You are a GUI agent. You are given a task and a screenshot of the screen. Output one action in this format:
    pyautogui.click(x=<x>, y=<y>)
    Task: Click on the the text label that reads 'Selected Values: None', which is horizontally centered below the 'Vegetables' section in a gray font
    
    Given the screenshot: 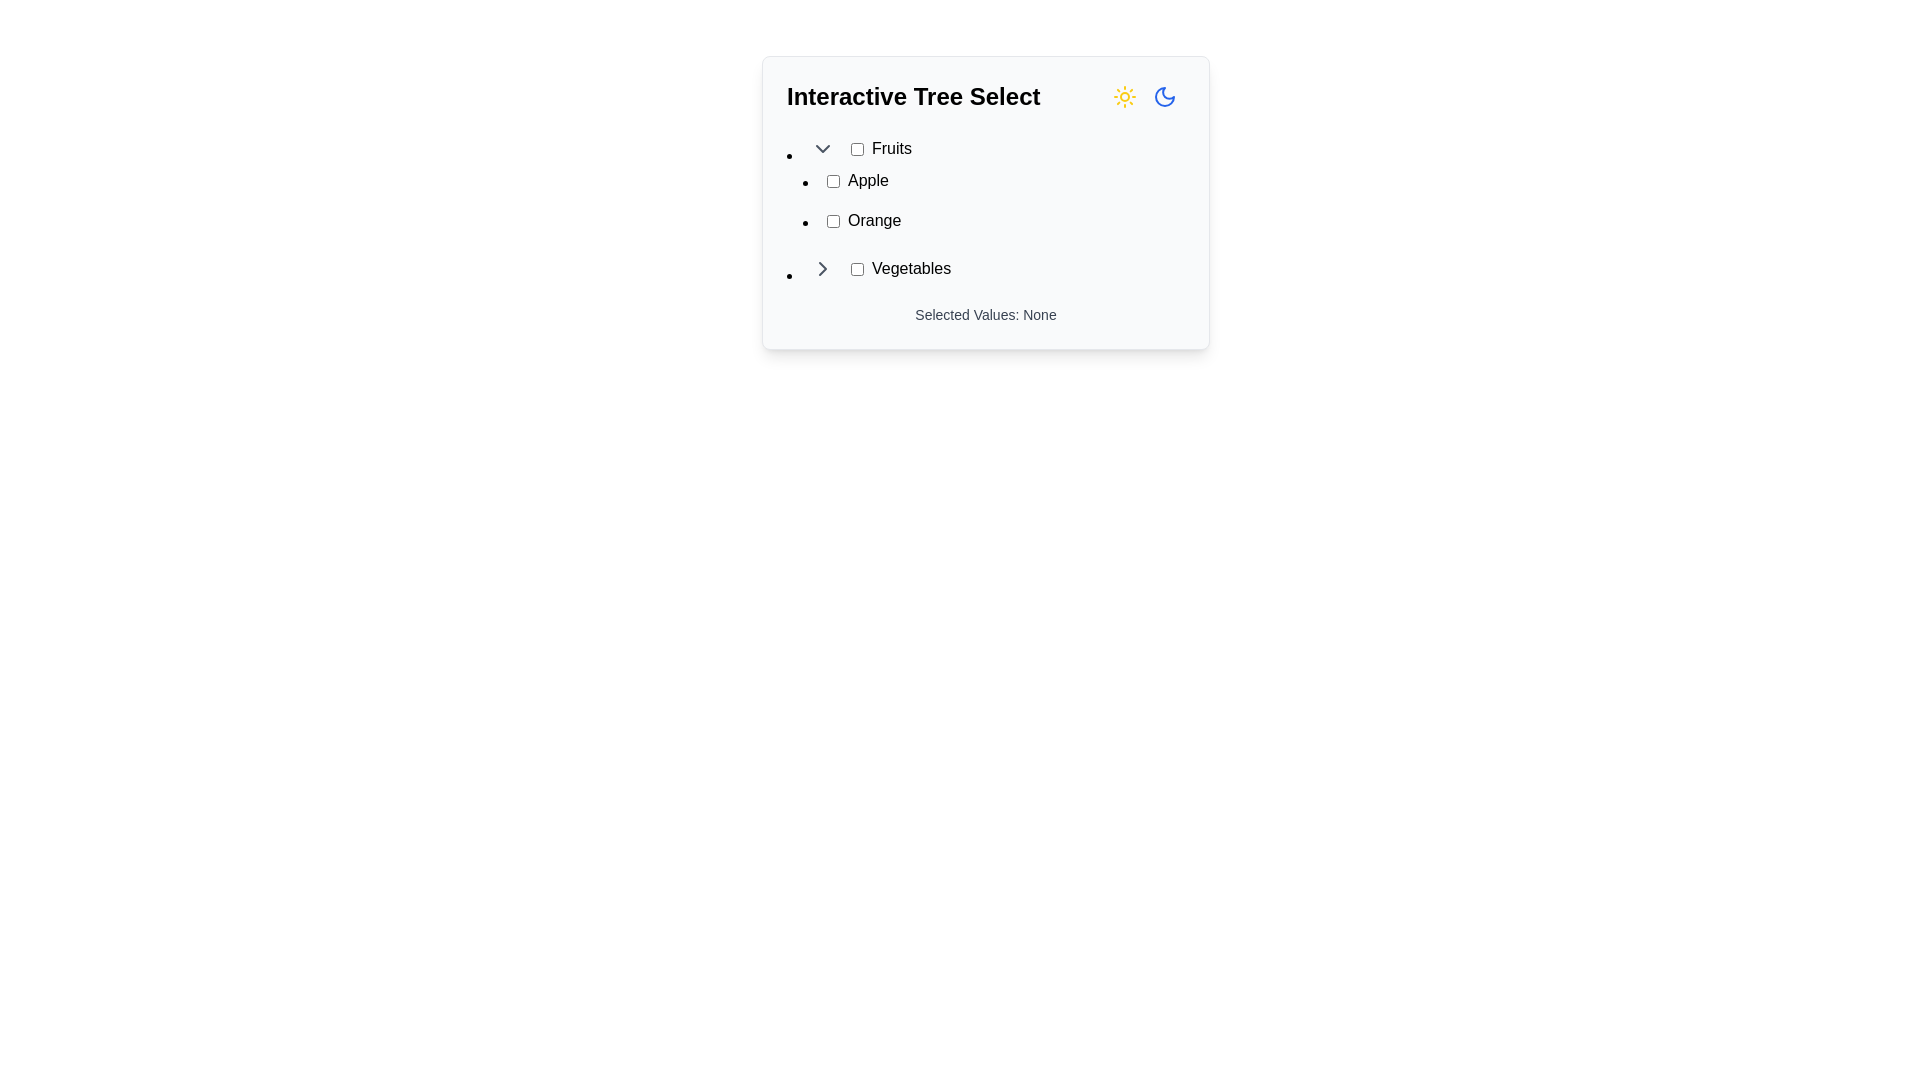 What is the action you would take?
    pyautogui.click(x=985, y=307)
    